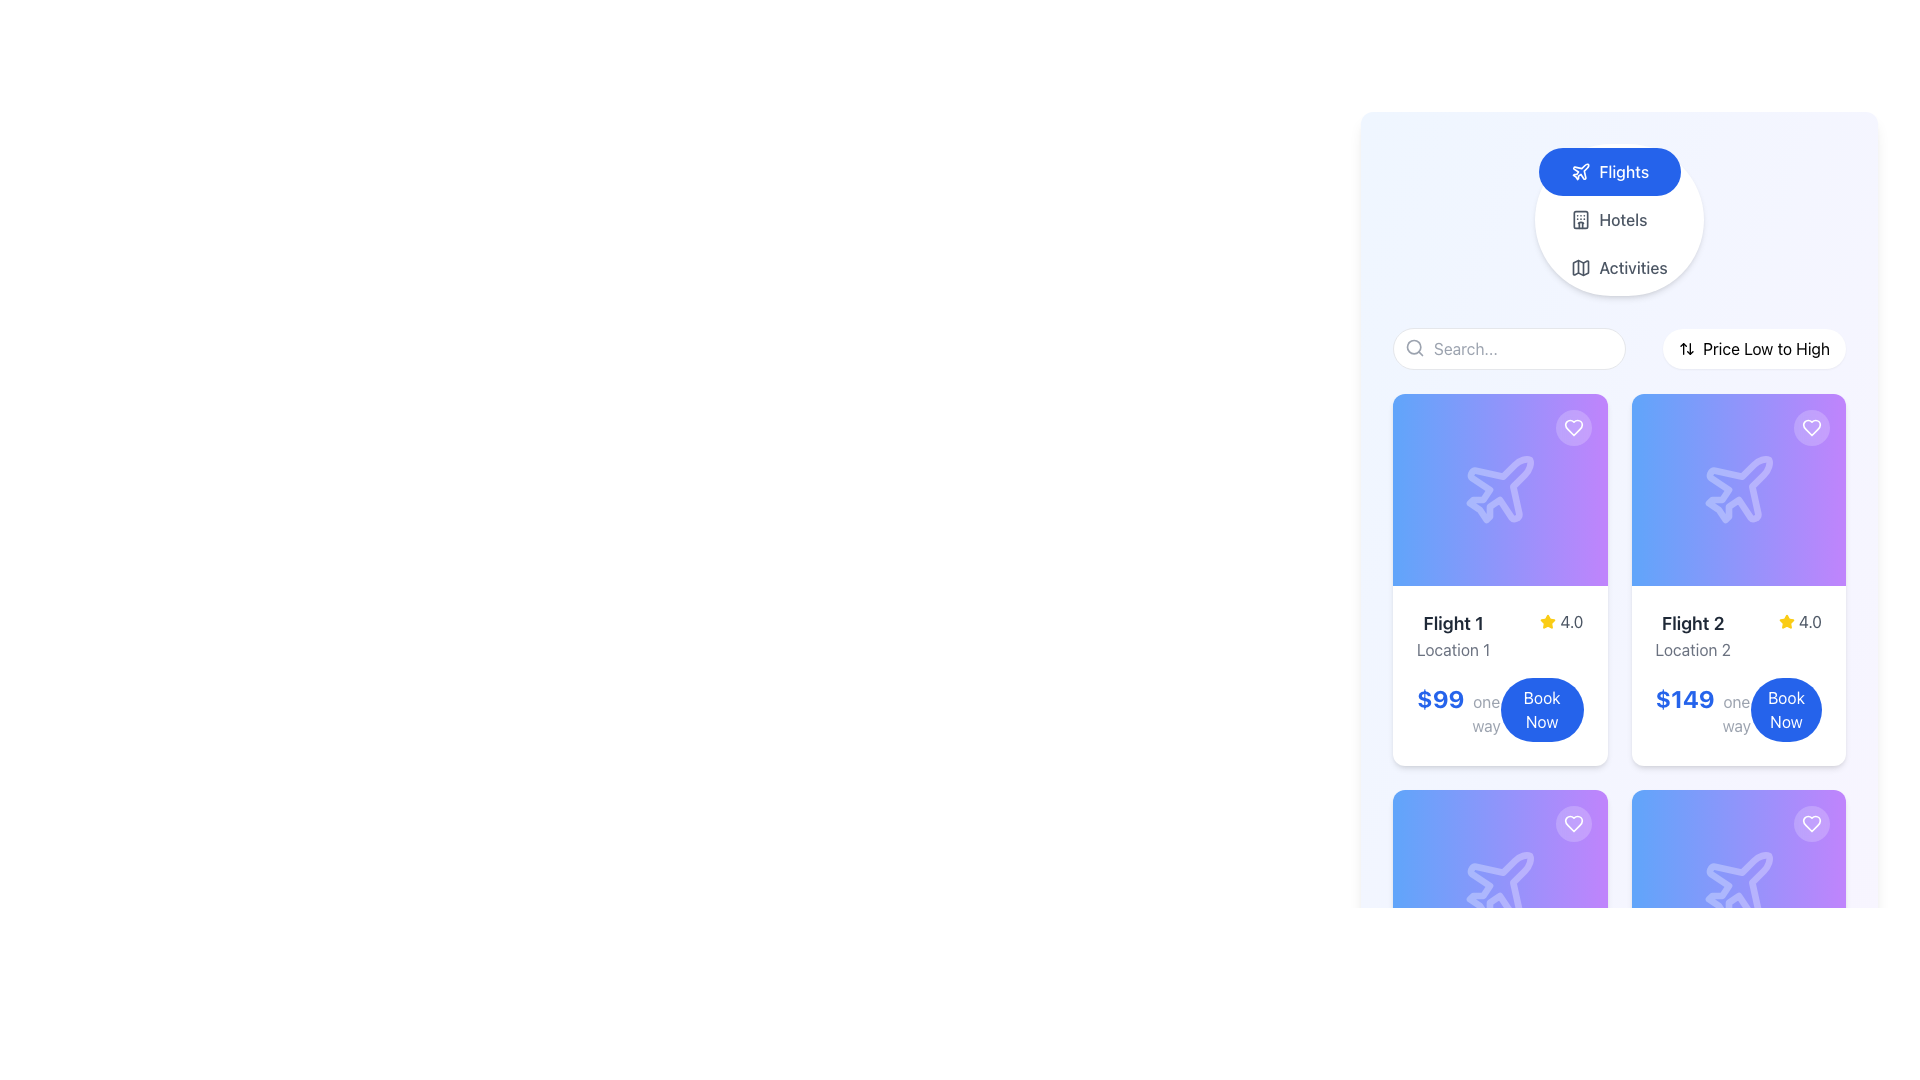 The width and height of the screenshot is (1920, 1080). What do you see at coordinates (1580, 171) in the screenshot?
I see `the Decorative icon that symbolizes flights, which is located within the rounded blue button labeled 'Flights' at the top of the interface` at bounding box center [1580, 171].